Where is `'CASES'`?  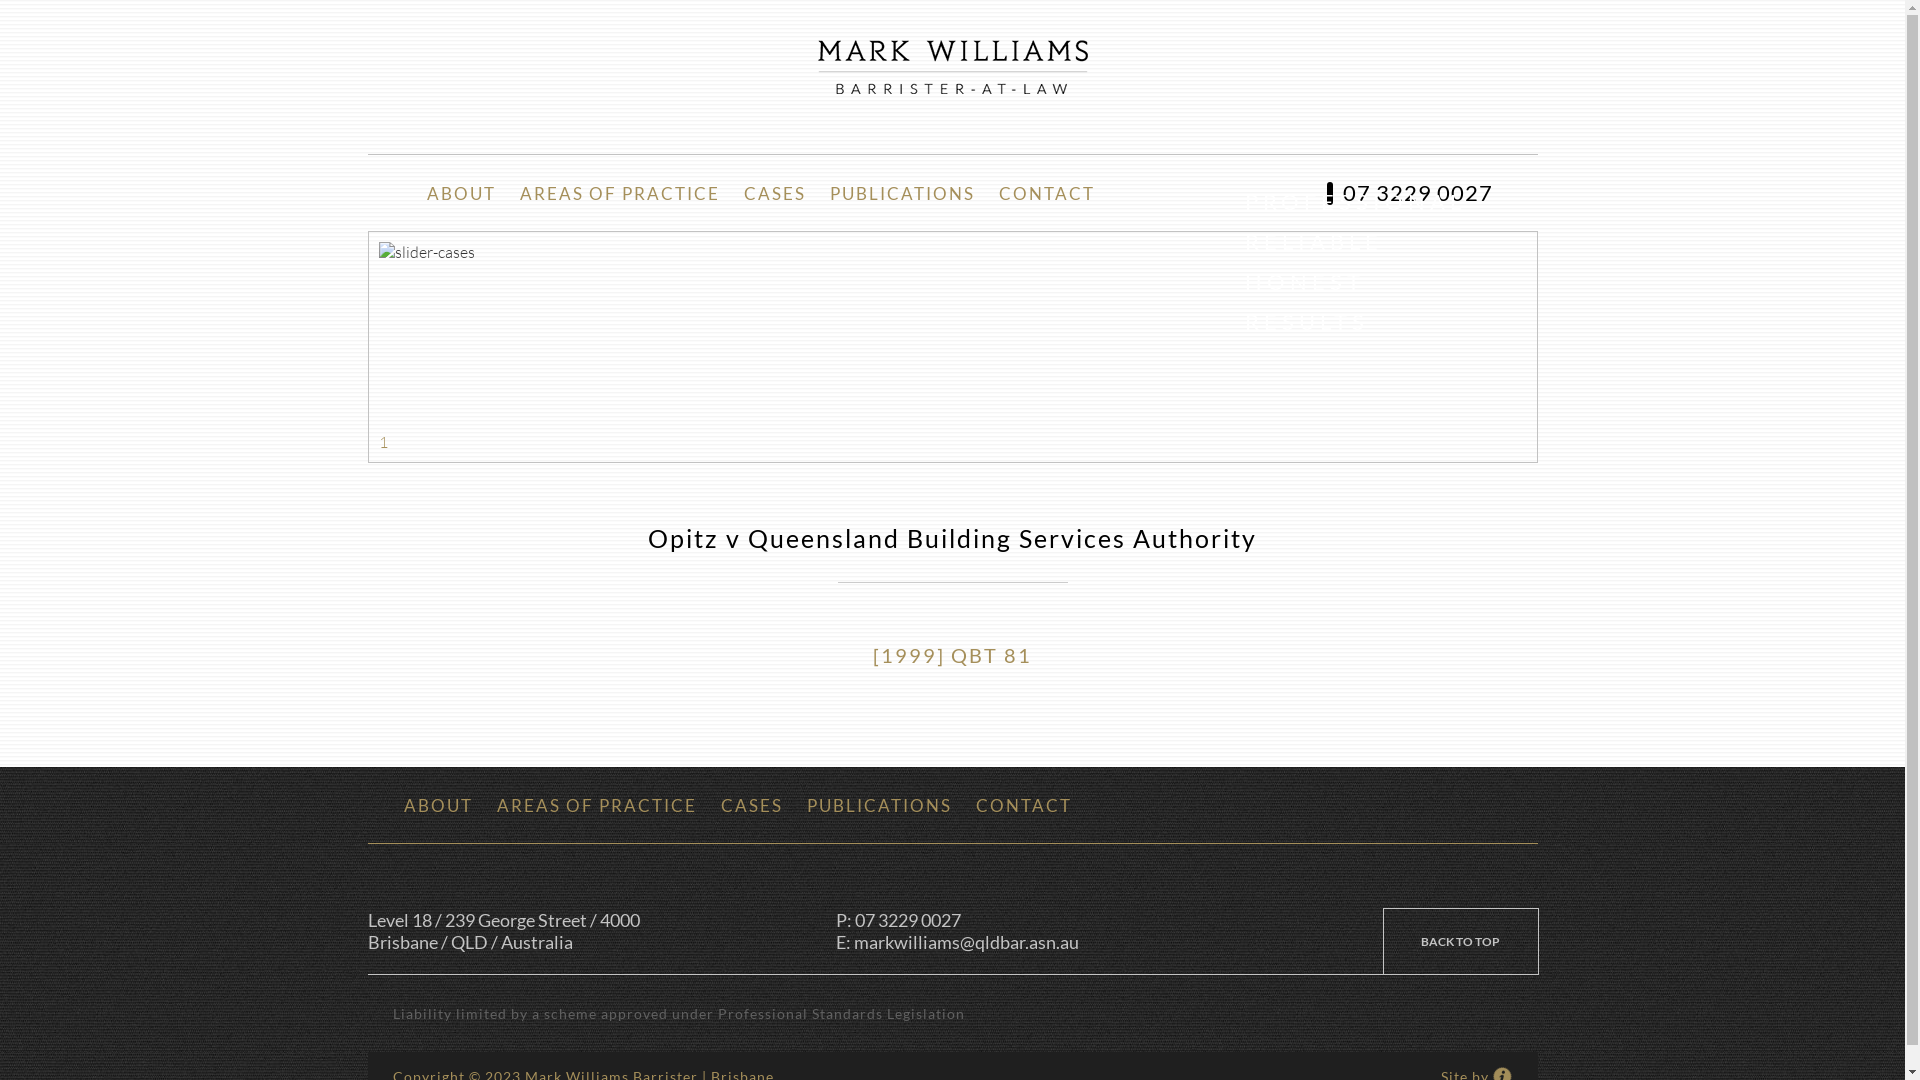 'CASES' is located at coordinates (708, 804).